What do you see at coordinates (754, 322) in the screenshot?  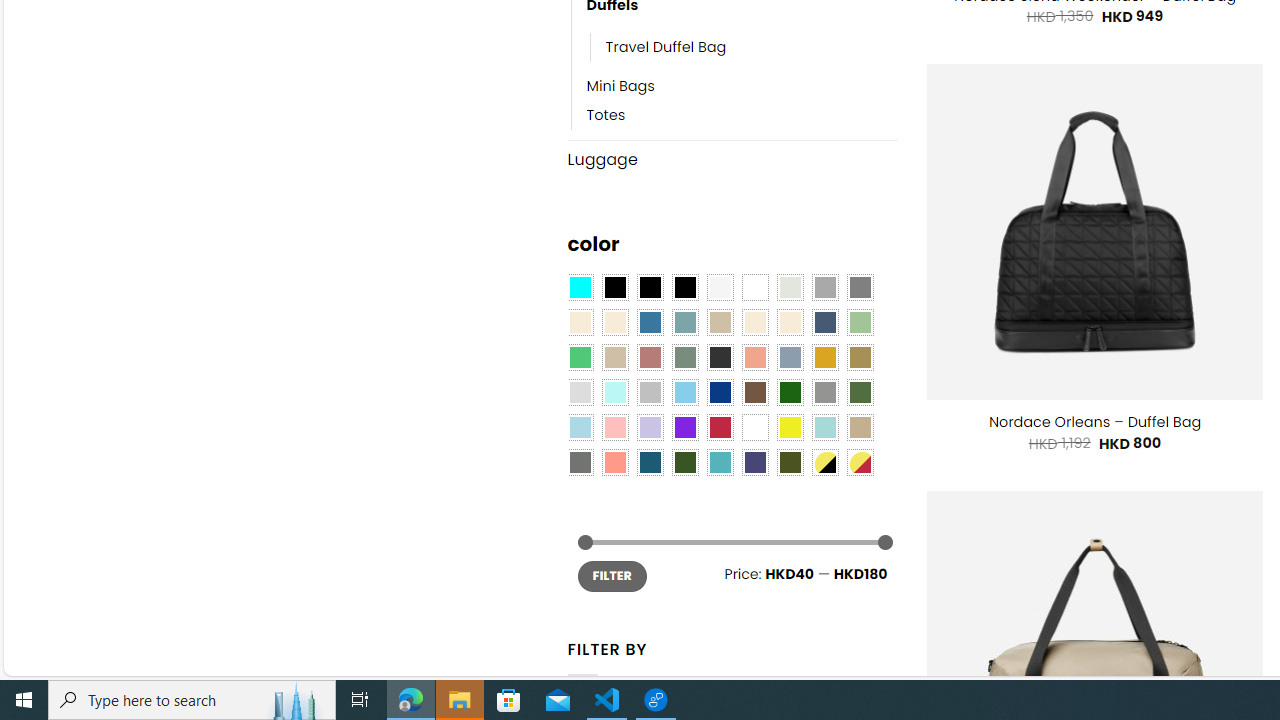 I see `'Caramel'` at bounding box center [754, 322].